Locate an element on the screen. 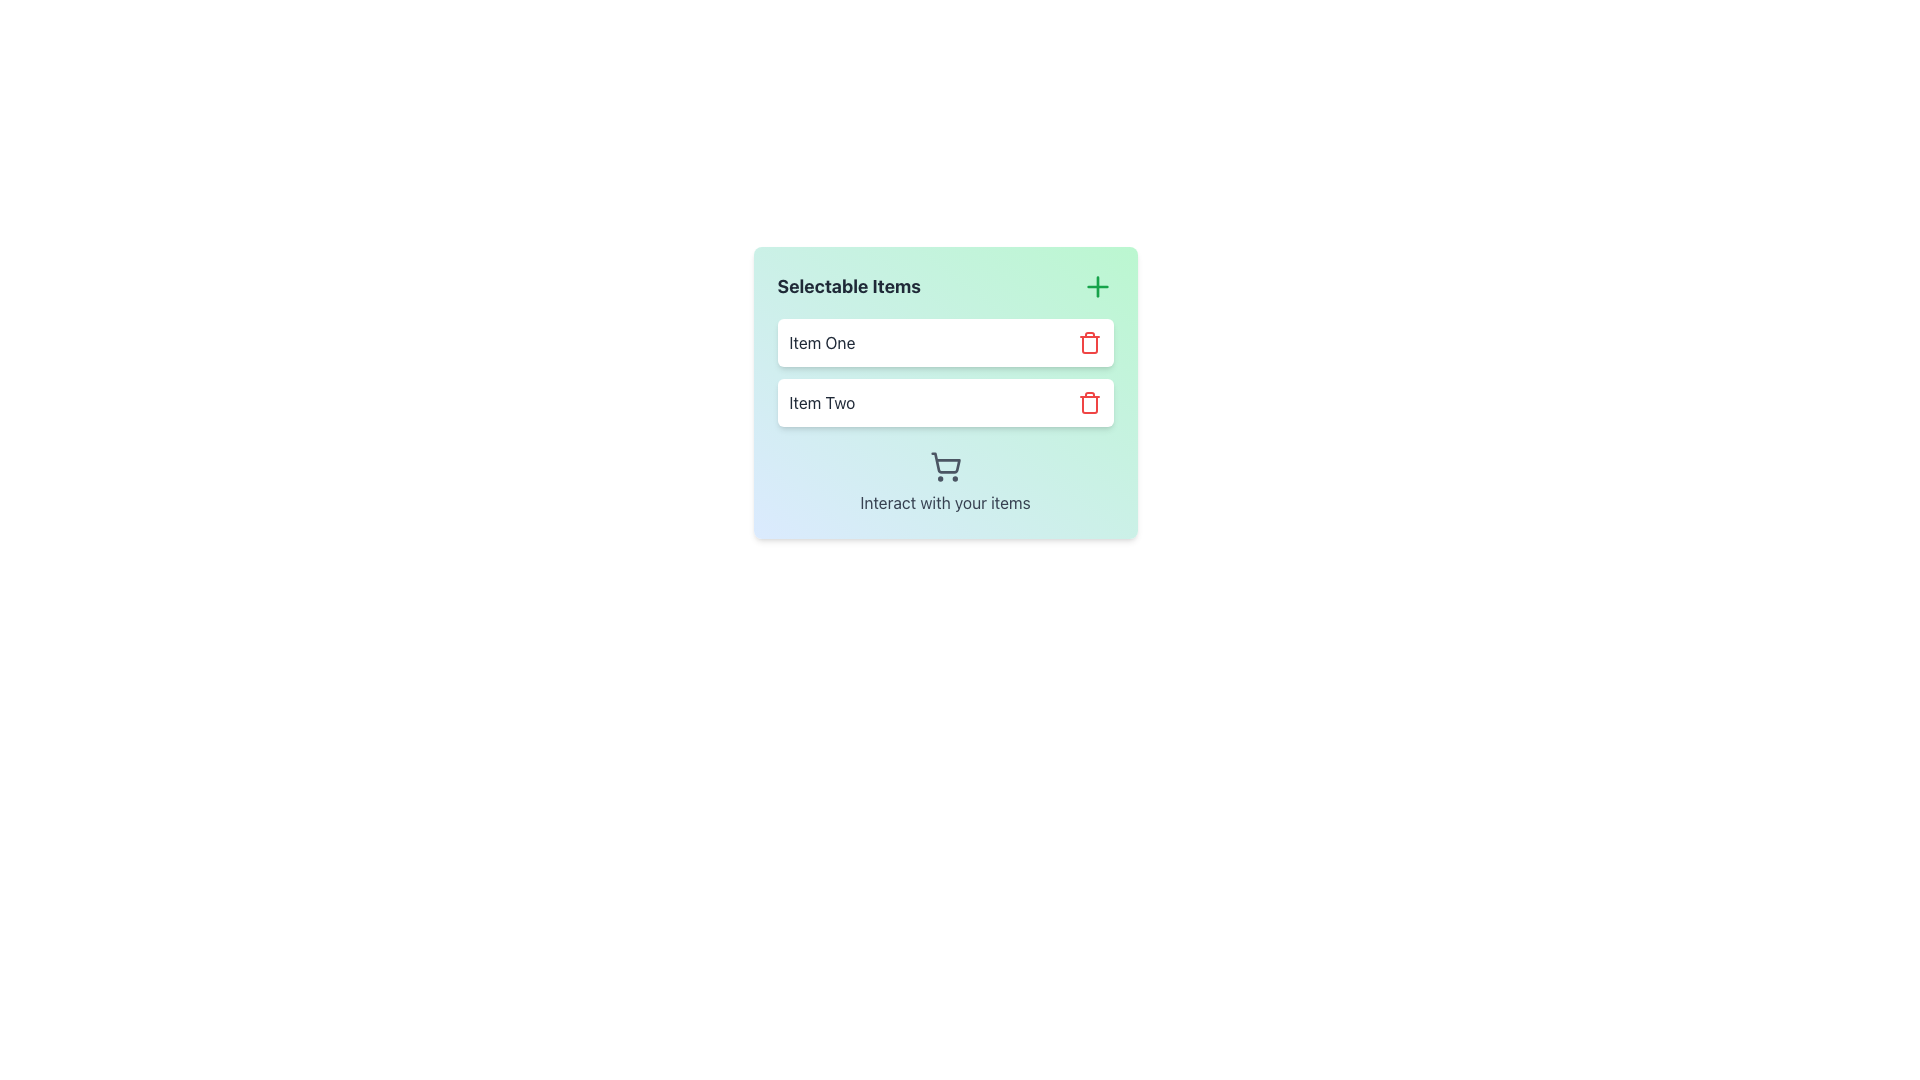 This screenshot has height=1080, width=1920. the green plus-style icon button is located at coordinates (1096, 286).